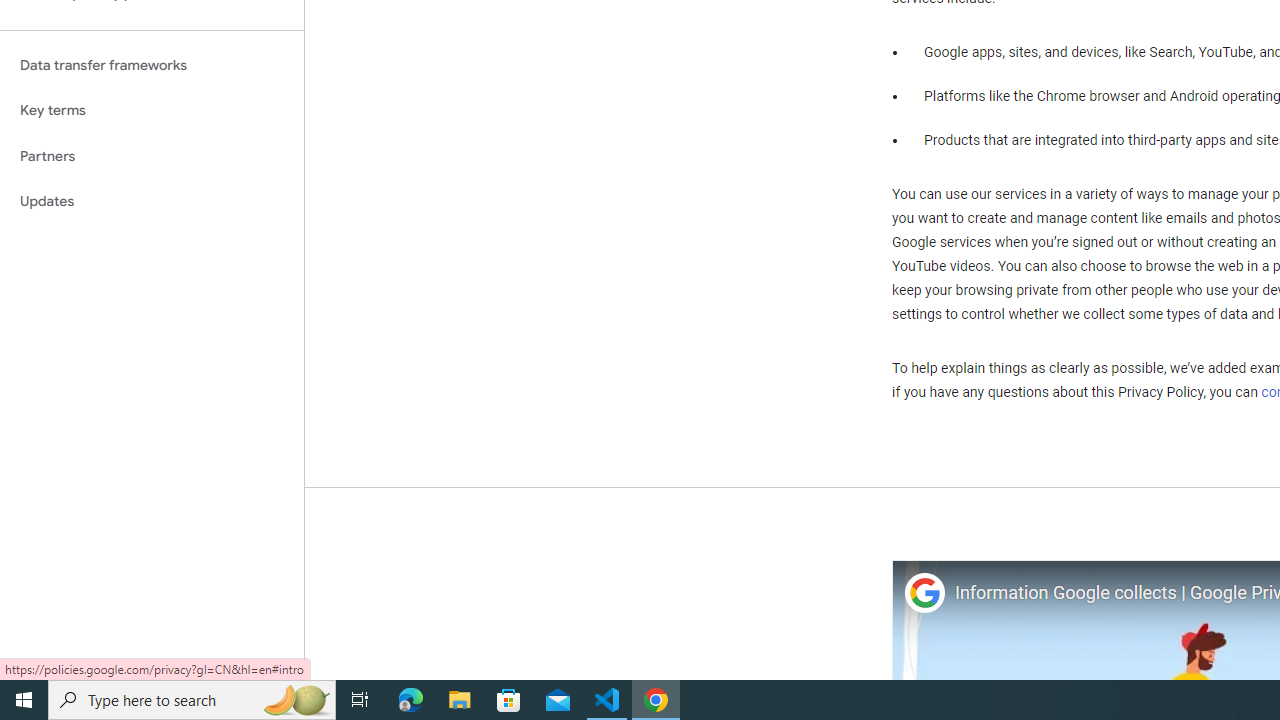 Image resolution: width=1280 pixels, height=720 pixels. Describe the element at coordinates (151, 110) in the screenshot. I see `'Key terms'` at that location.